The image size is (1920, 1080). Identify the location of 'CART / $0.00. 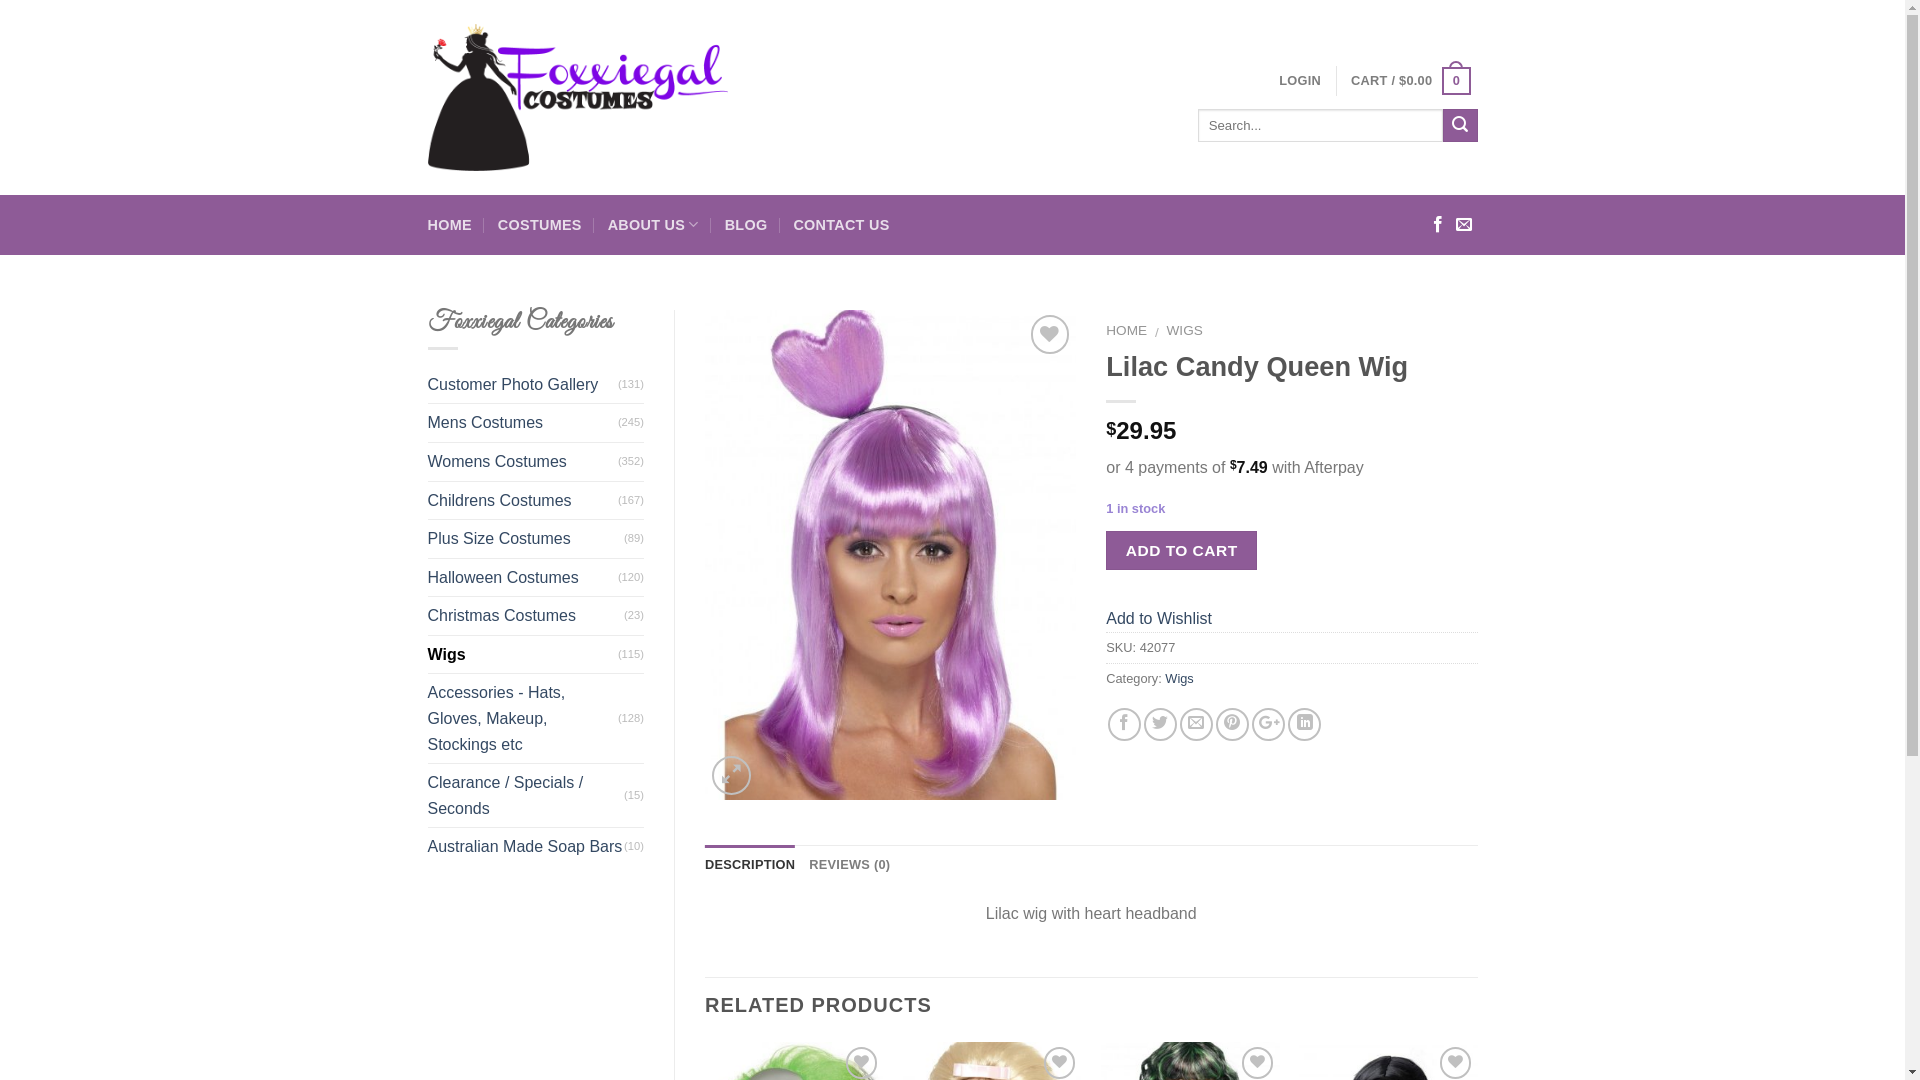
(1409, 80).